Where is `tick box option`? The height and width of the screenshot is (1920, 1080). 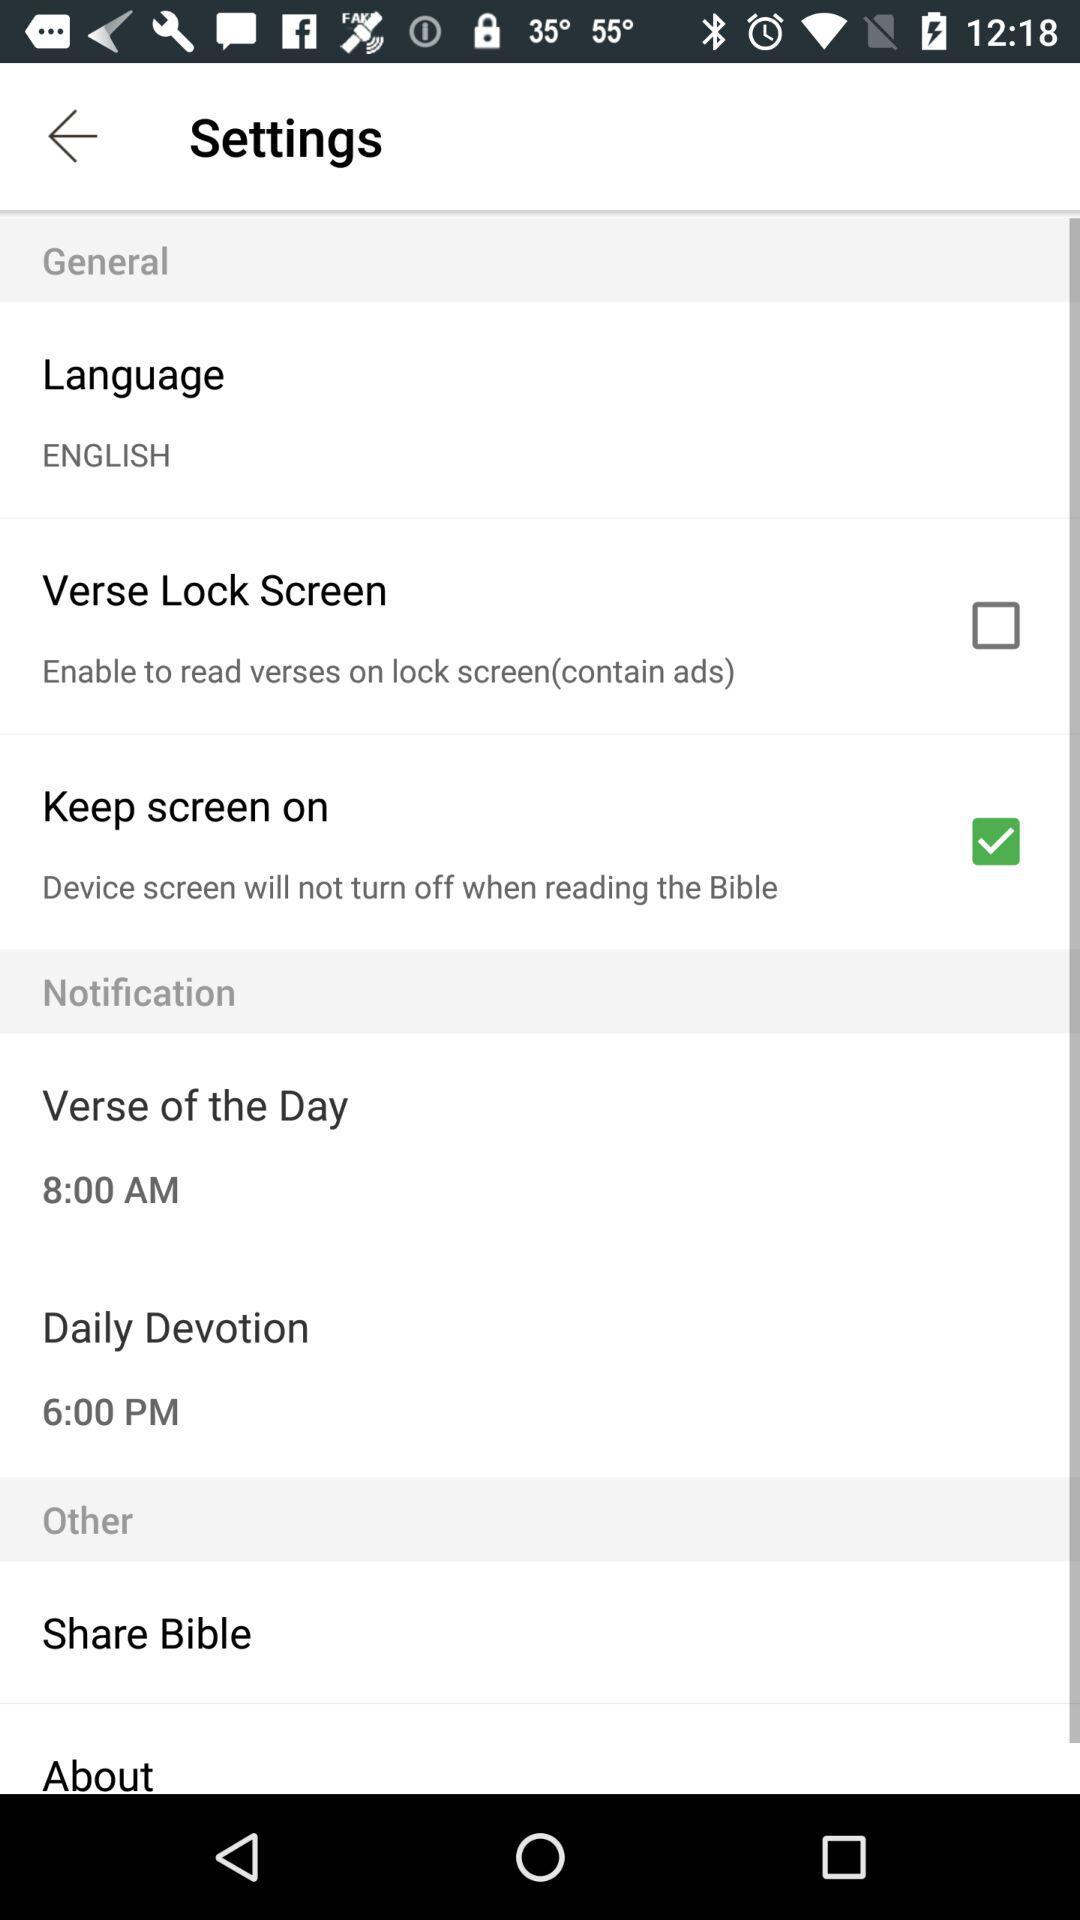 tick box option is located at coordinates (995, 624).